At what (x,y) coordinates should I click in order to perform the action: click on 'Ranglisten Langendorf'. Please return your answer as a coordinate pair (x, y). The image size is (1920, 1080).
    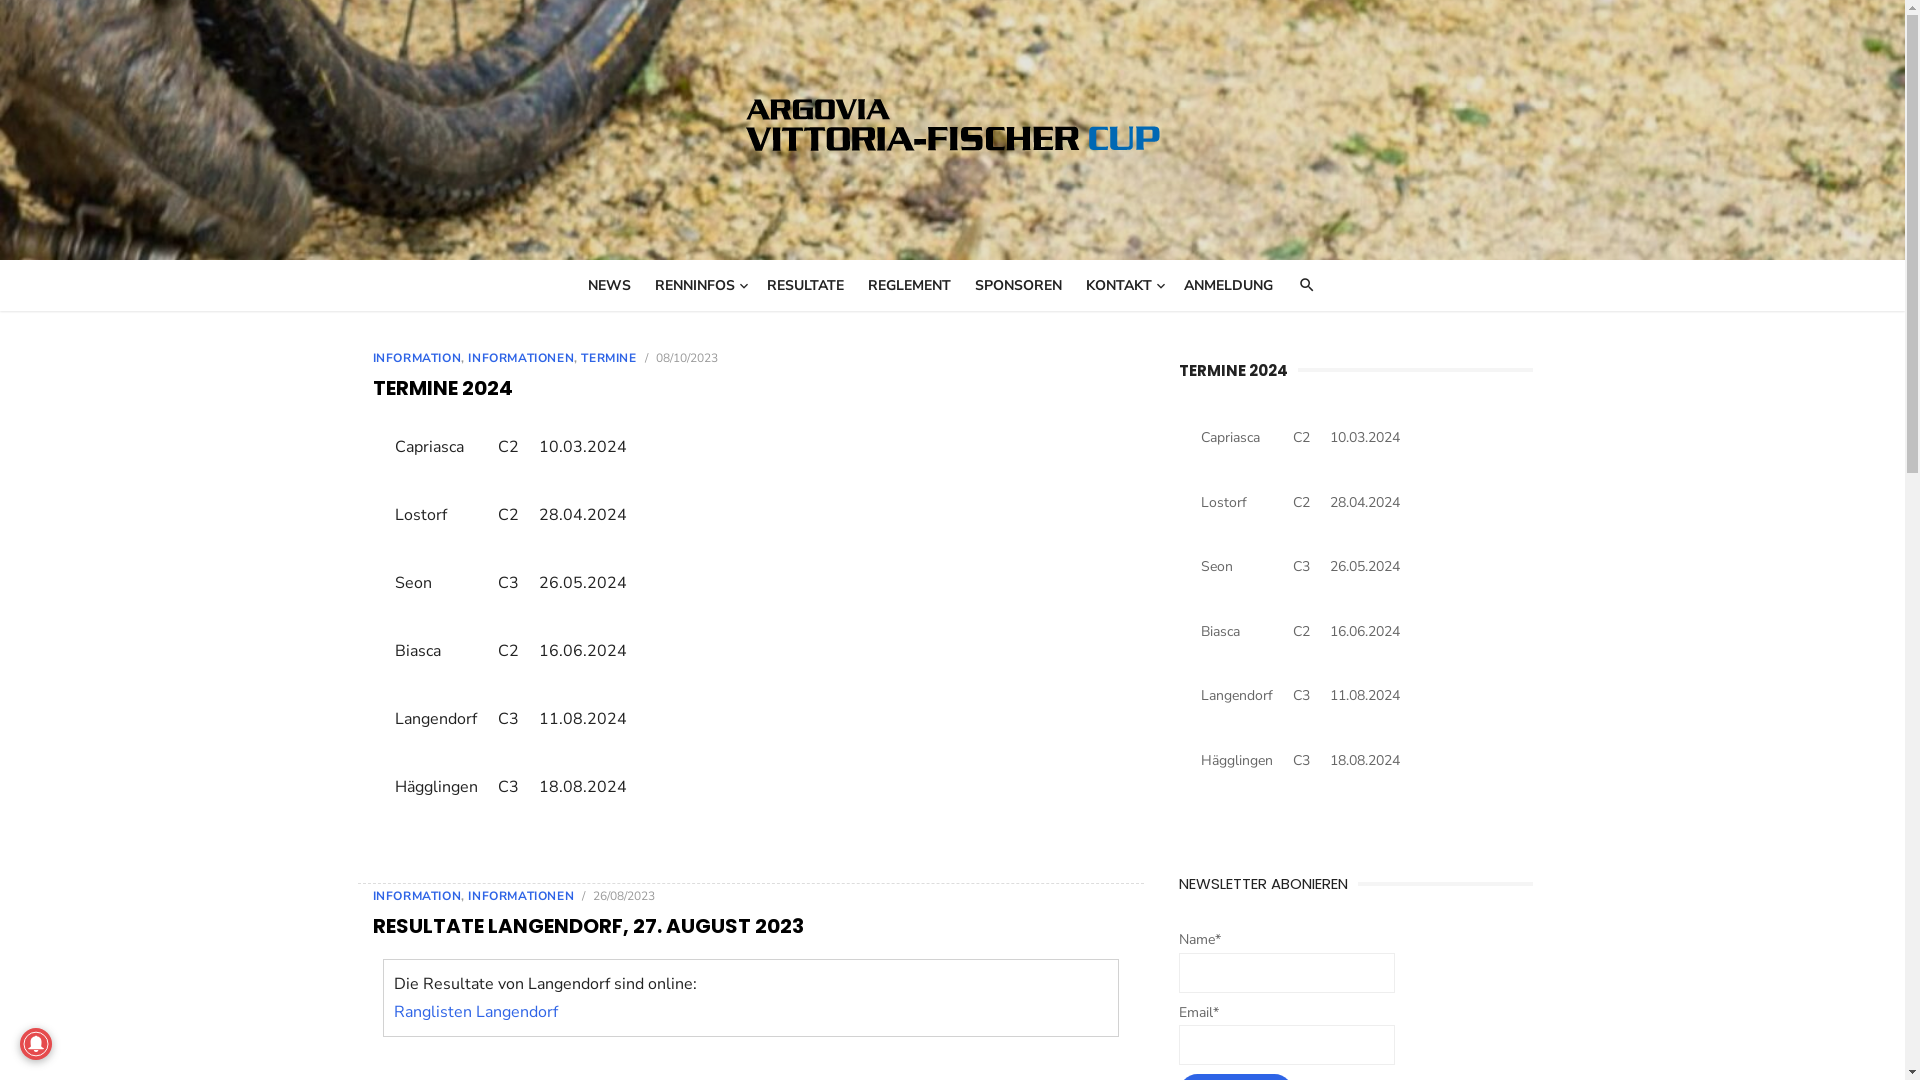
    Looking at the image, I should click on (474, 1010).